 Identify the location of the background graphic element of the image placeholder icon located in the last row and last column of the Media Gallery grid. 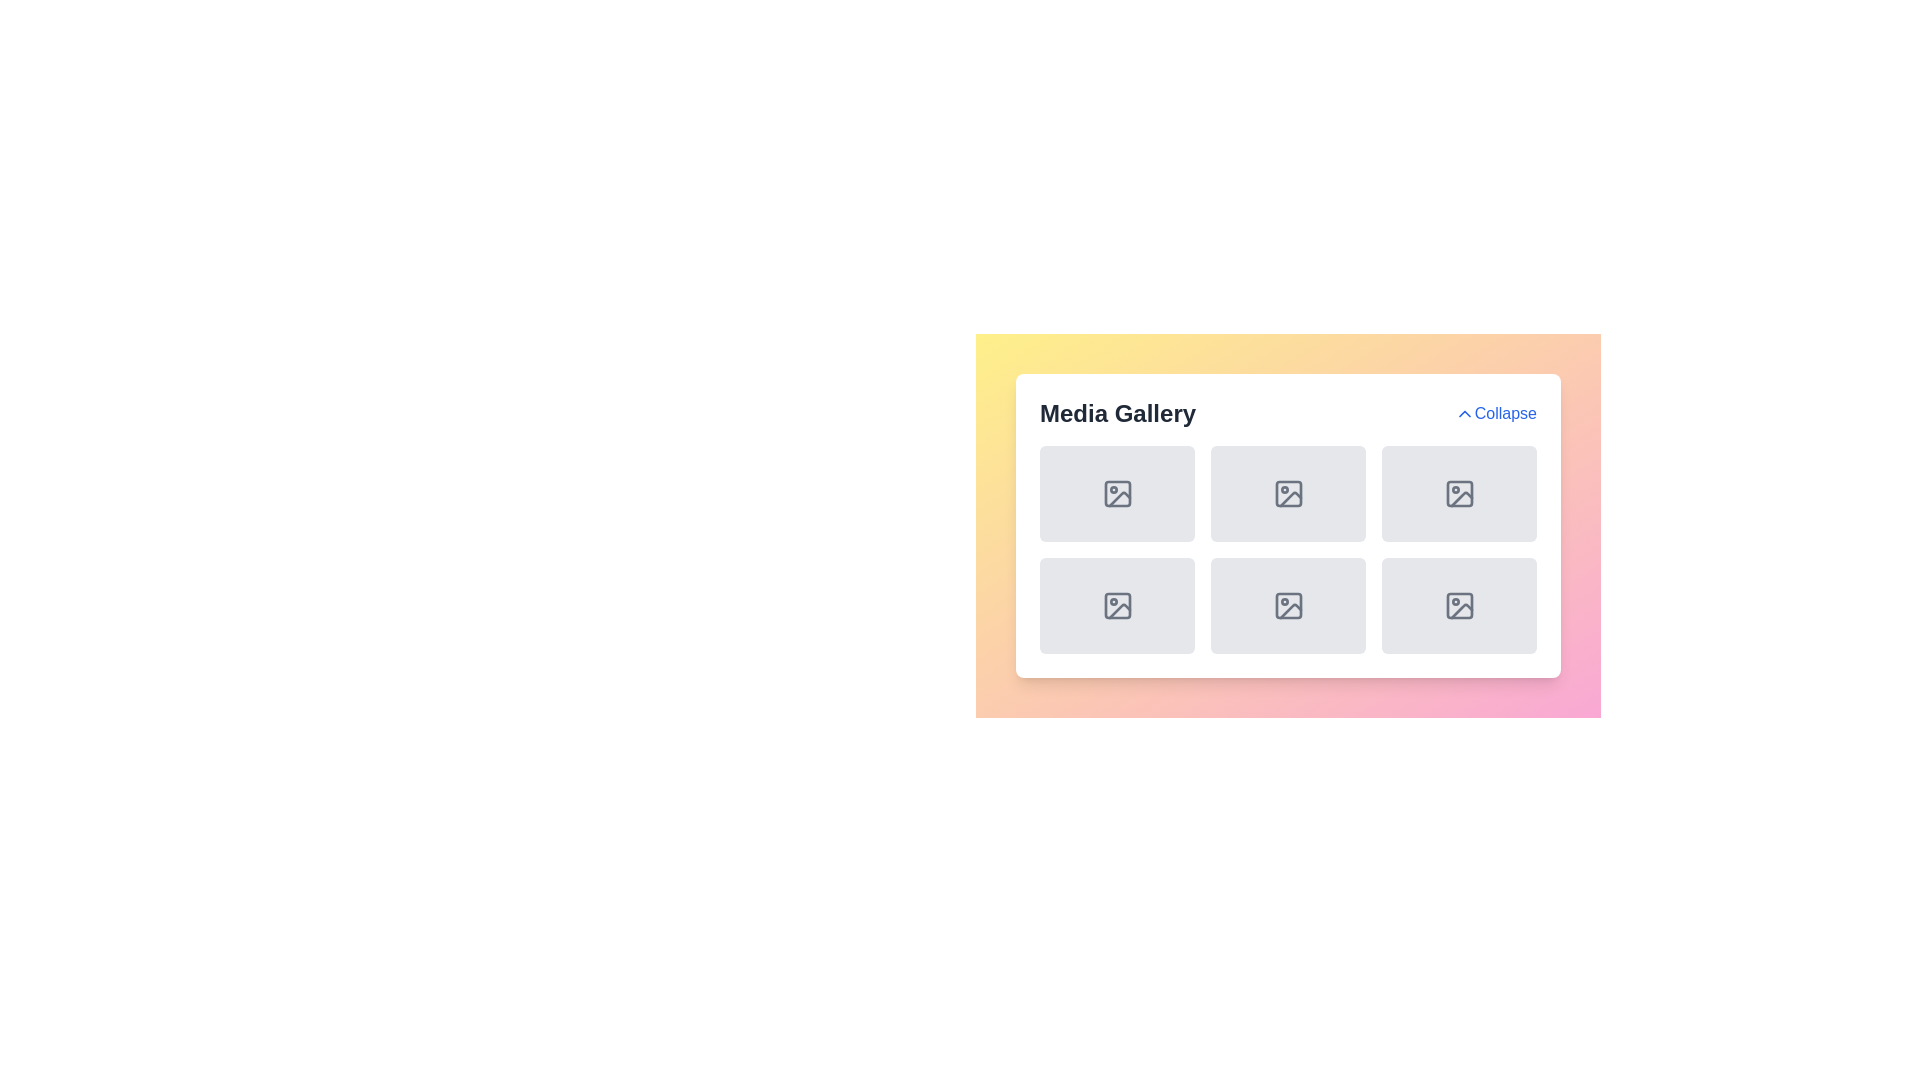
(1459, 604).